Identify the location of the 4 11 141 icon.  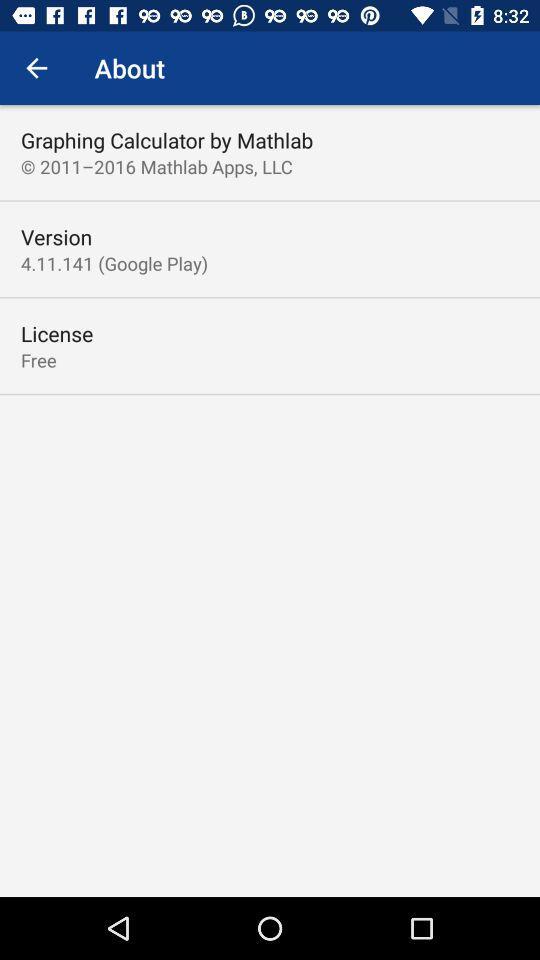
(114, 262).